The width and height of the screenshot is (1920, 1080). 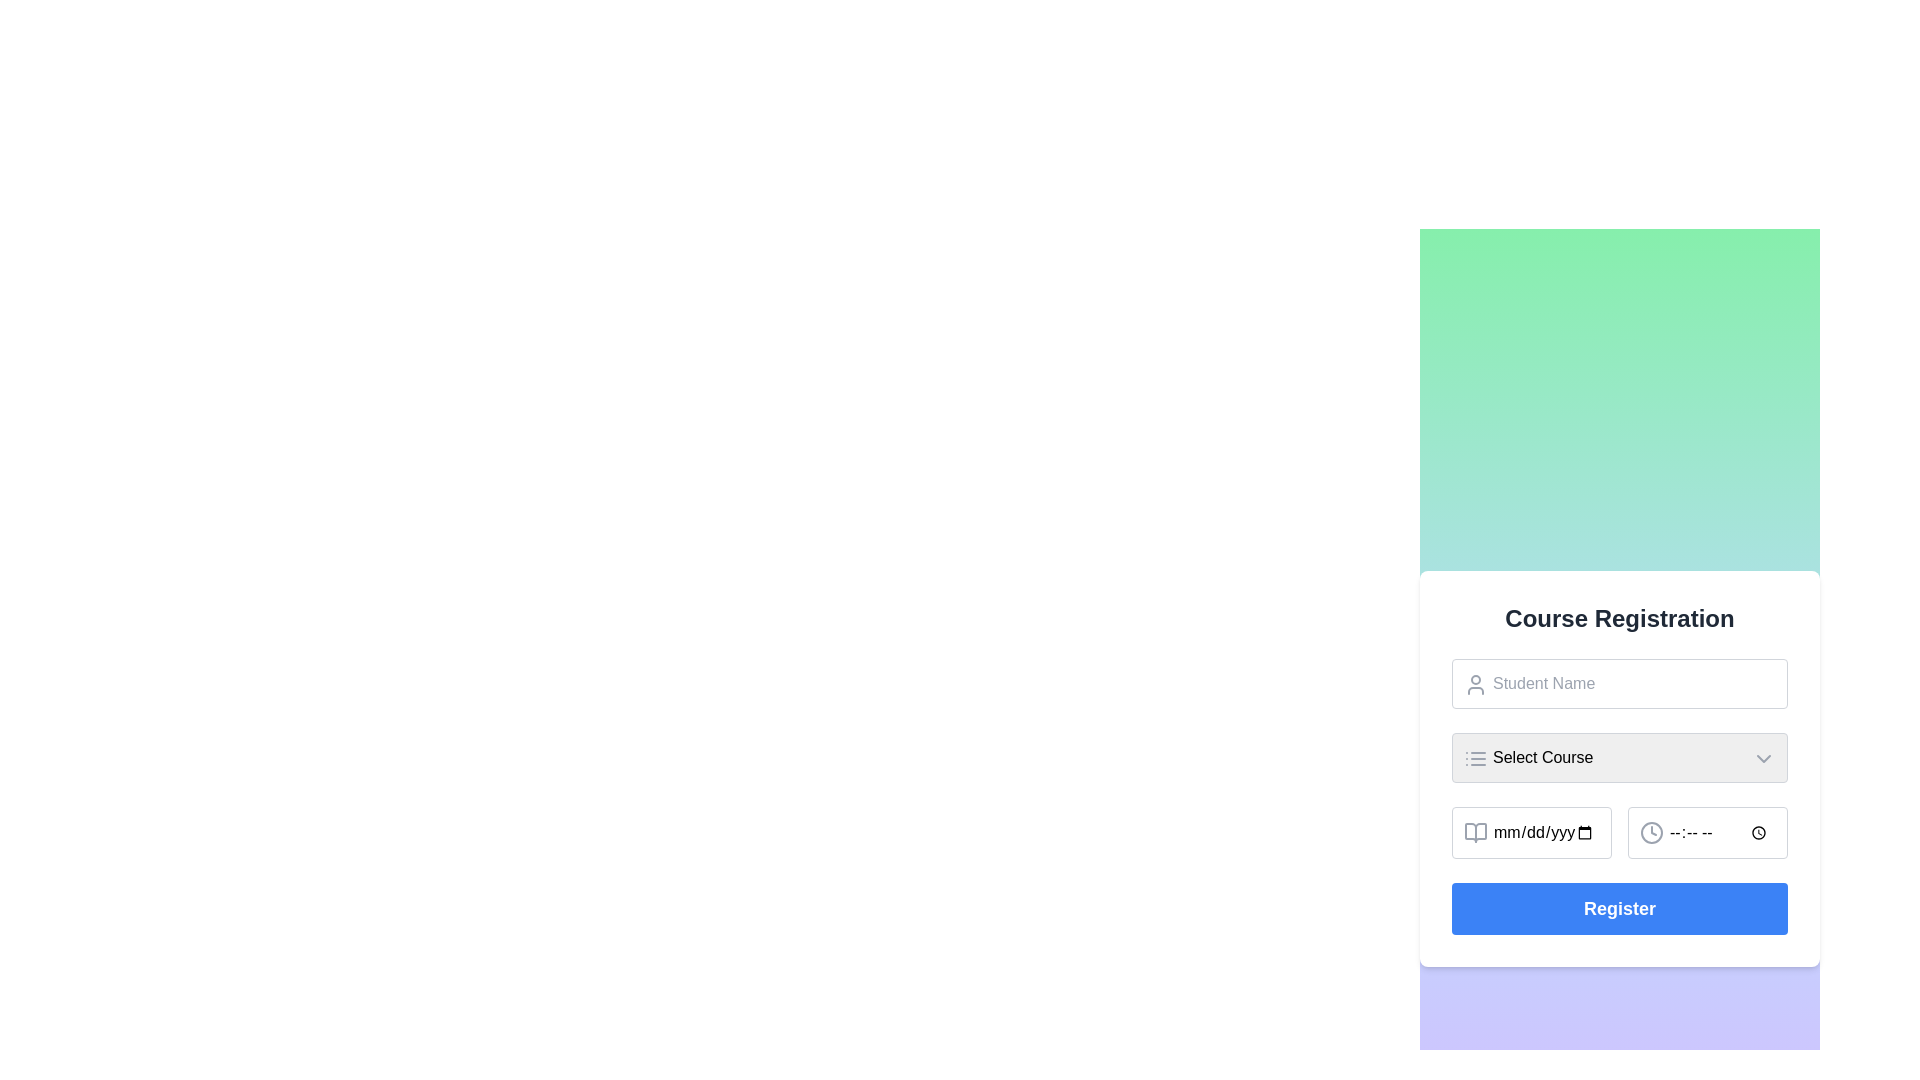 What do you see at coordinates (1620, 909) in the screenshot?
I see `the 'Register' button with bright blue background and white bold text` at bounding box center [1620, 909].